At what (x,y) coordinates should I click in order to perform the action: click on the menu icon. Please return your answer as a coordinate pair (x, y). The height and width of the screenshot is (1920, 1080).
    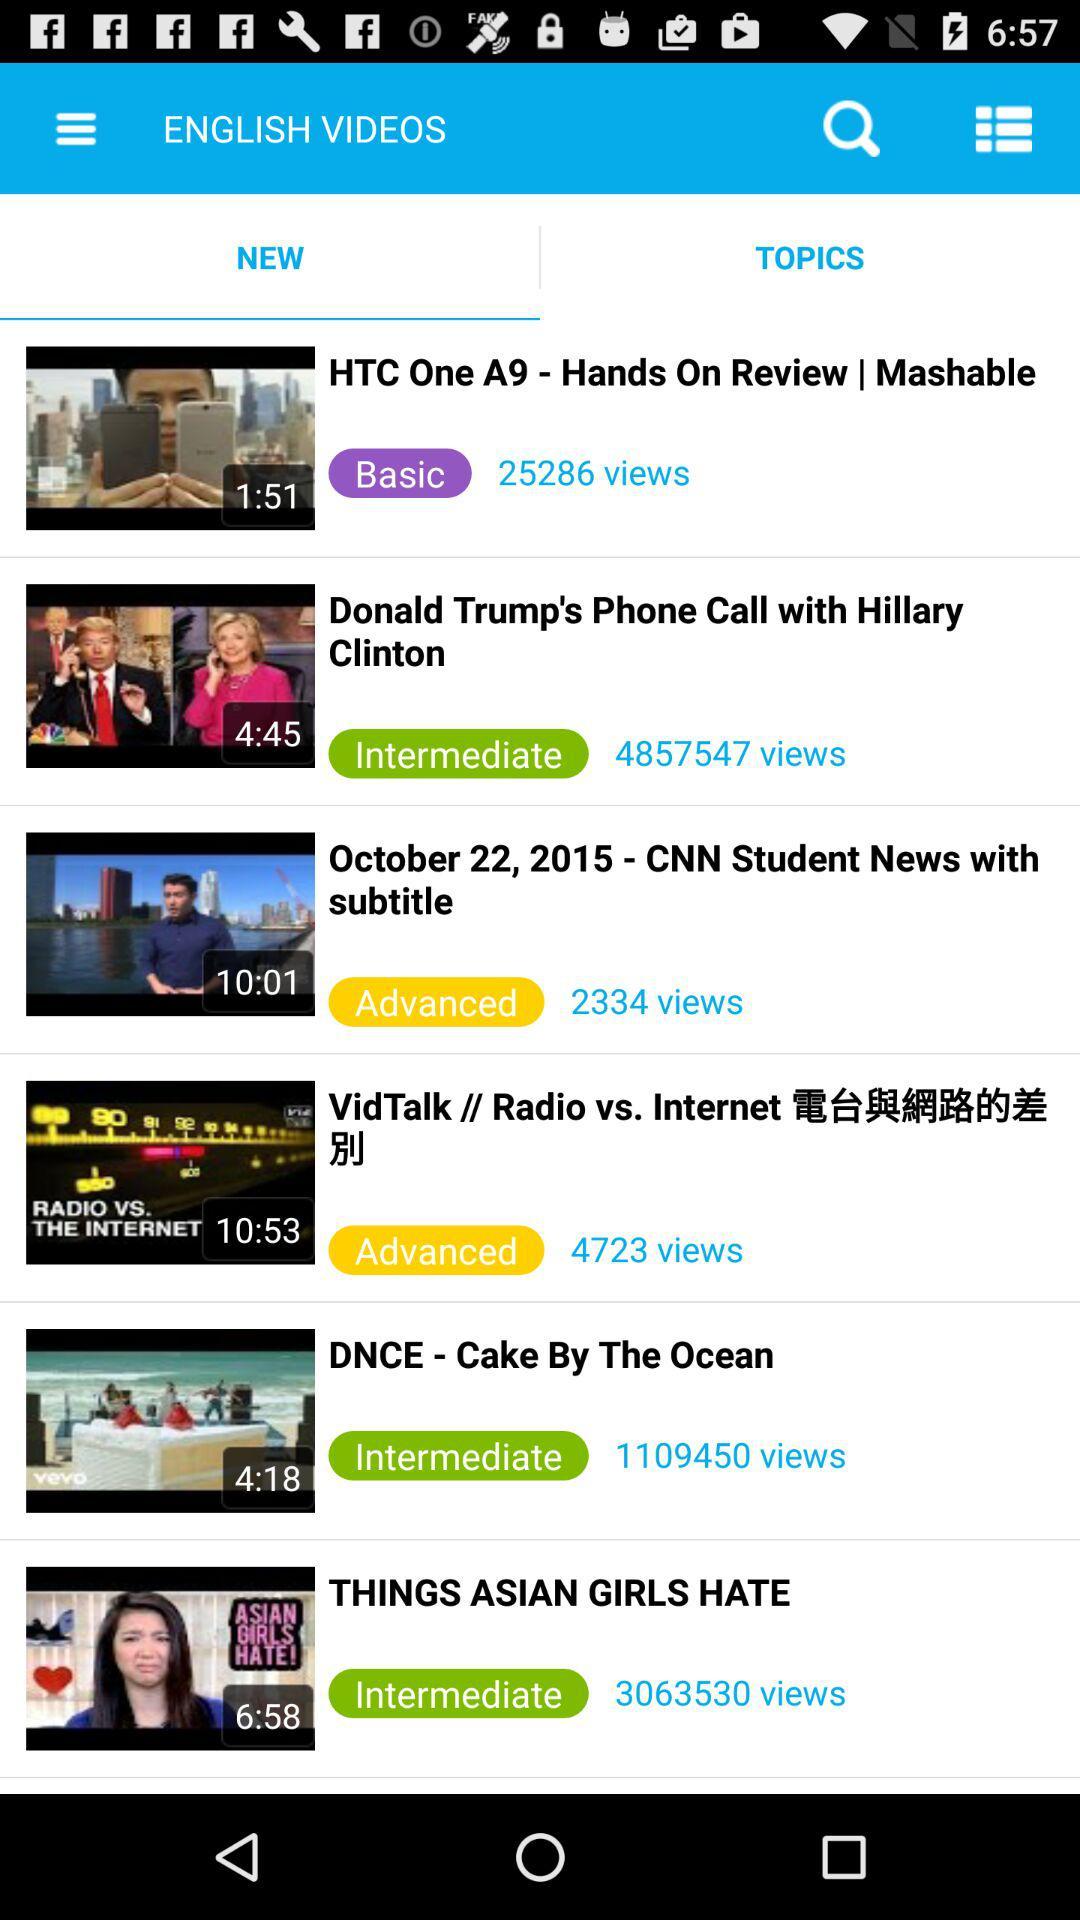
    Looking at the image, I should click on (75, 136).